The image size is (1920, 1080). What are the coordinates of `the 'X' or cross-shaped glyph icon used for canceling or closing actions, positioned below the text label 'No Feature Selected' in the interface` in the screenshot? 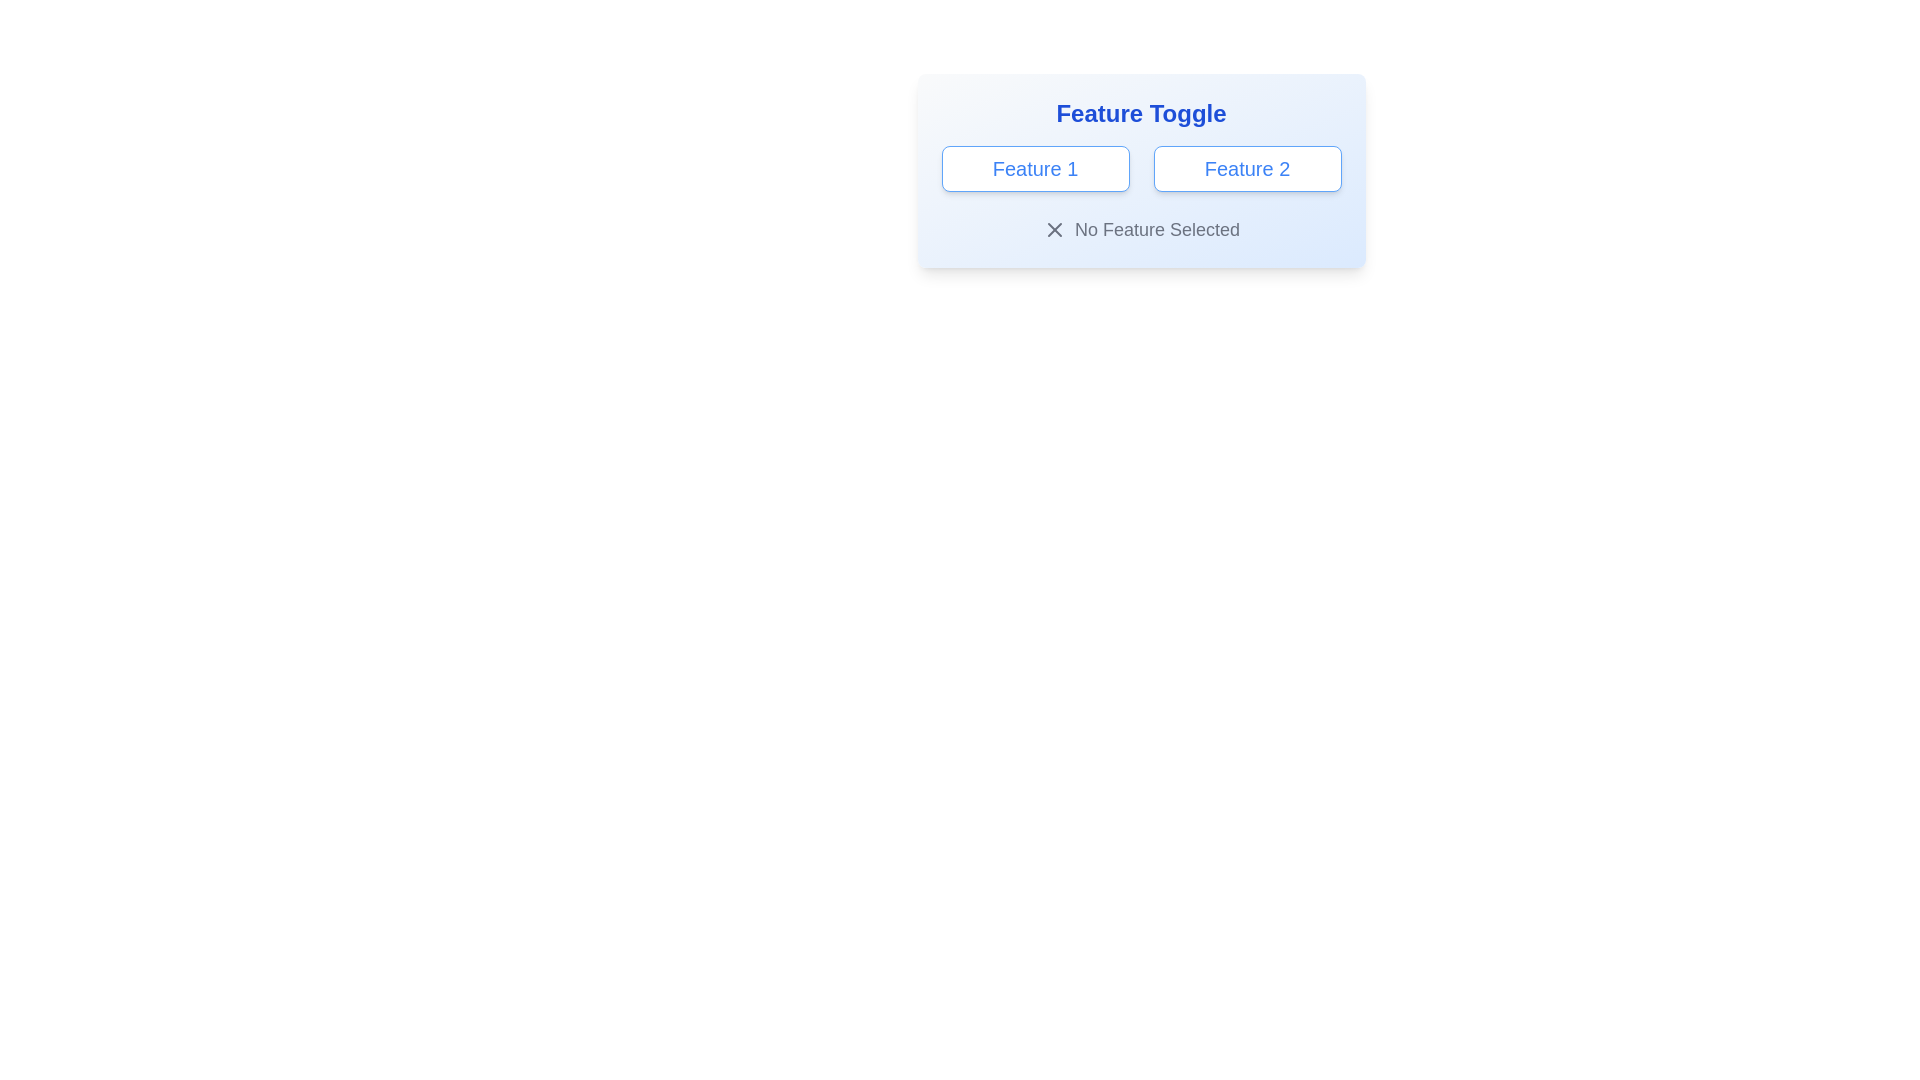 It's located at (1054, 229).